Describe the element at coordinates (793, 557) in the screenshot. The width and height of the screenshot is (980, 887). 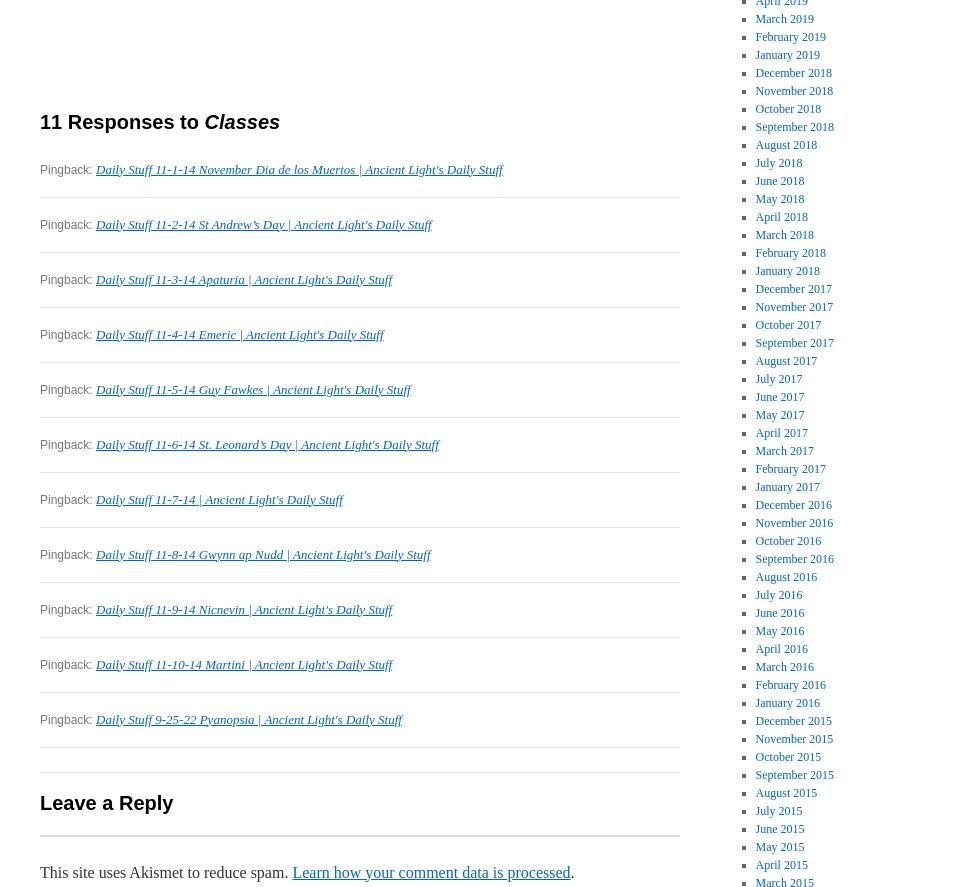
I see `'September 2016'` at that location.